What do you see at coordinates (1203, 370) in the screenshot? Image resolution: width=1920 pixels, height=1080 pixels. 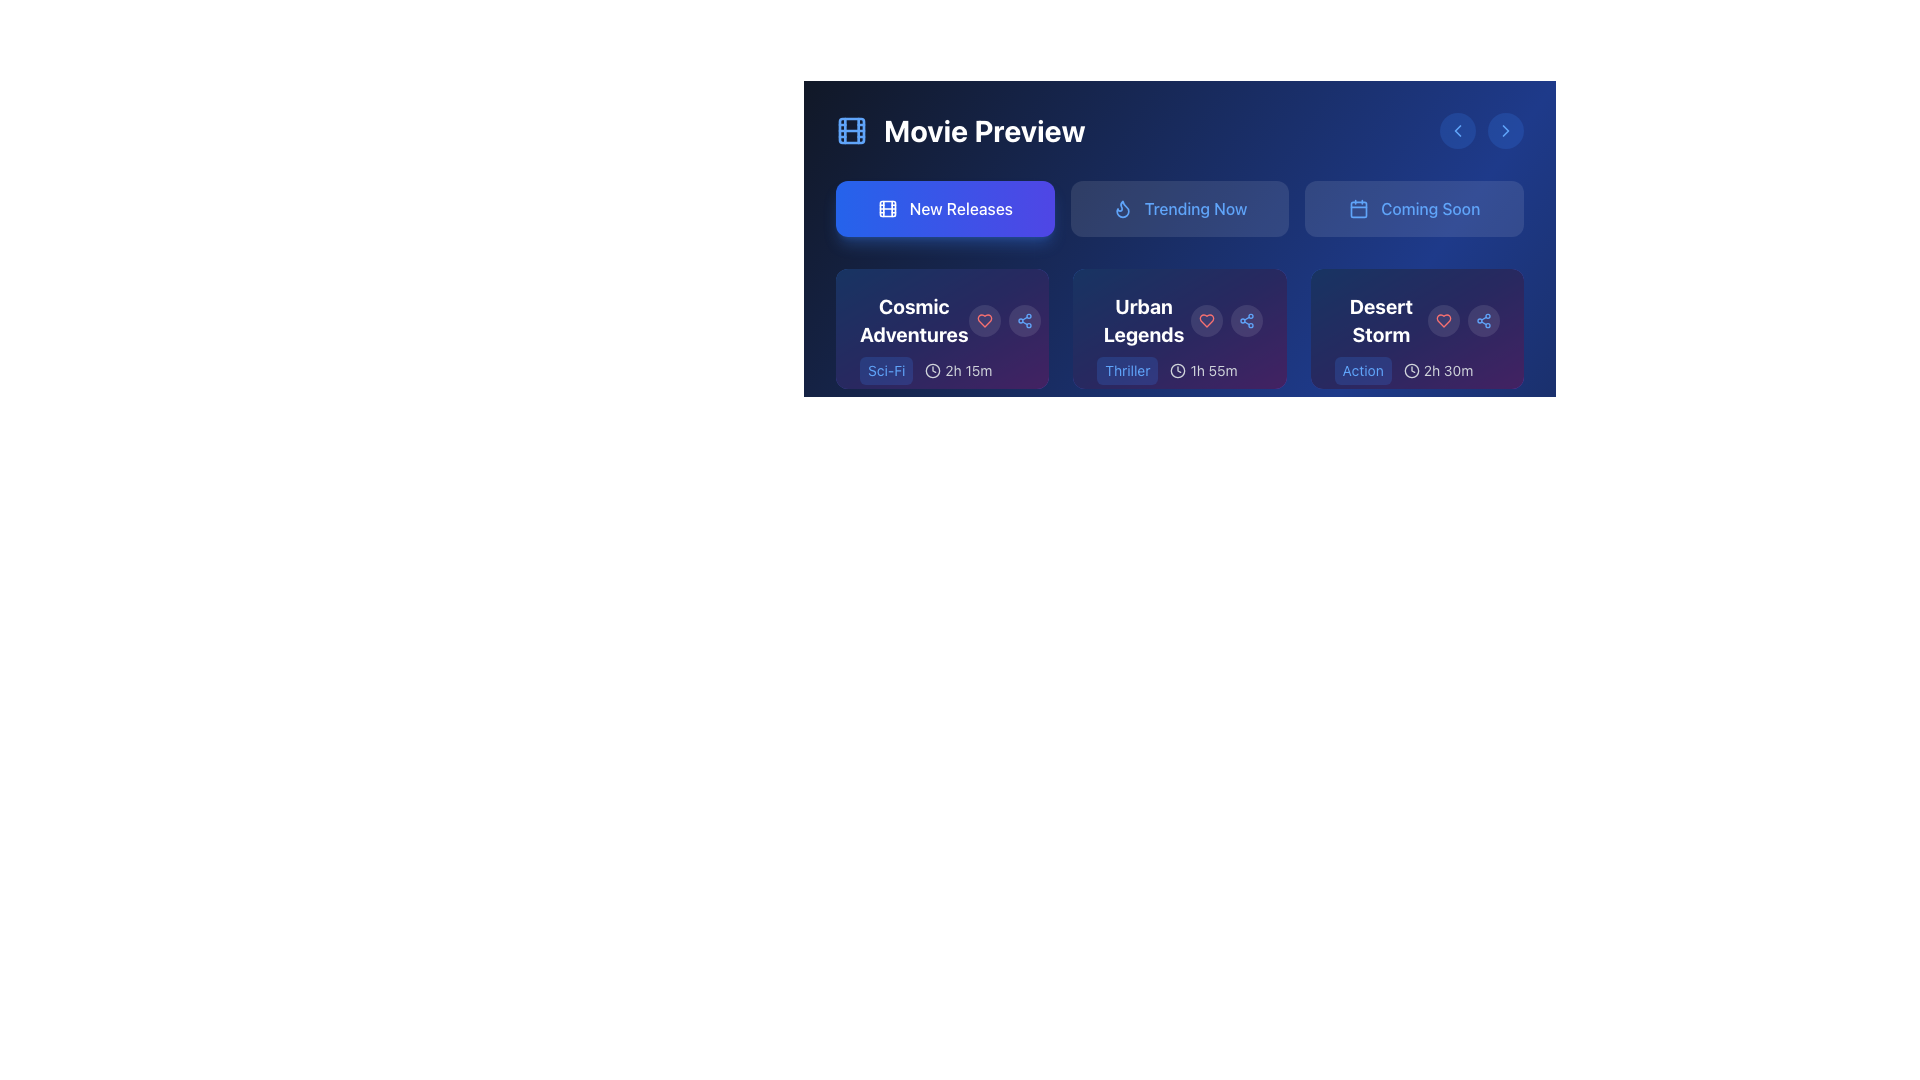 I see `the text label with icon that displays the duration of the associated movie 'Urban Legends', located to the right of the 'Thriller' tag and before the rating '4.5'` at bounding box center [1203, 370].